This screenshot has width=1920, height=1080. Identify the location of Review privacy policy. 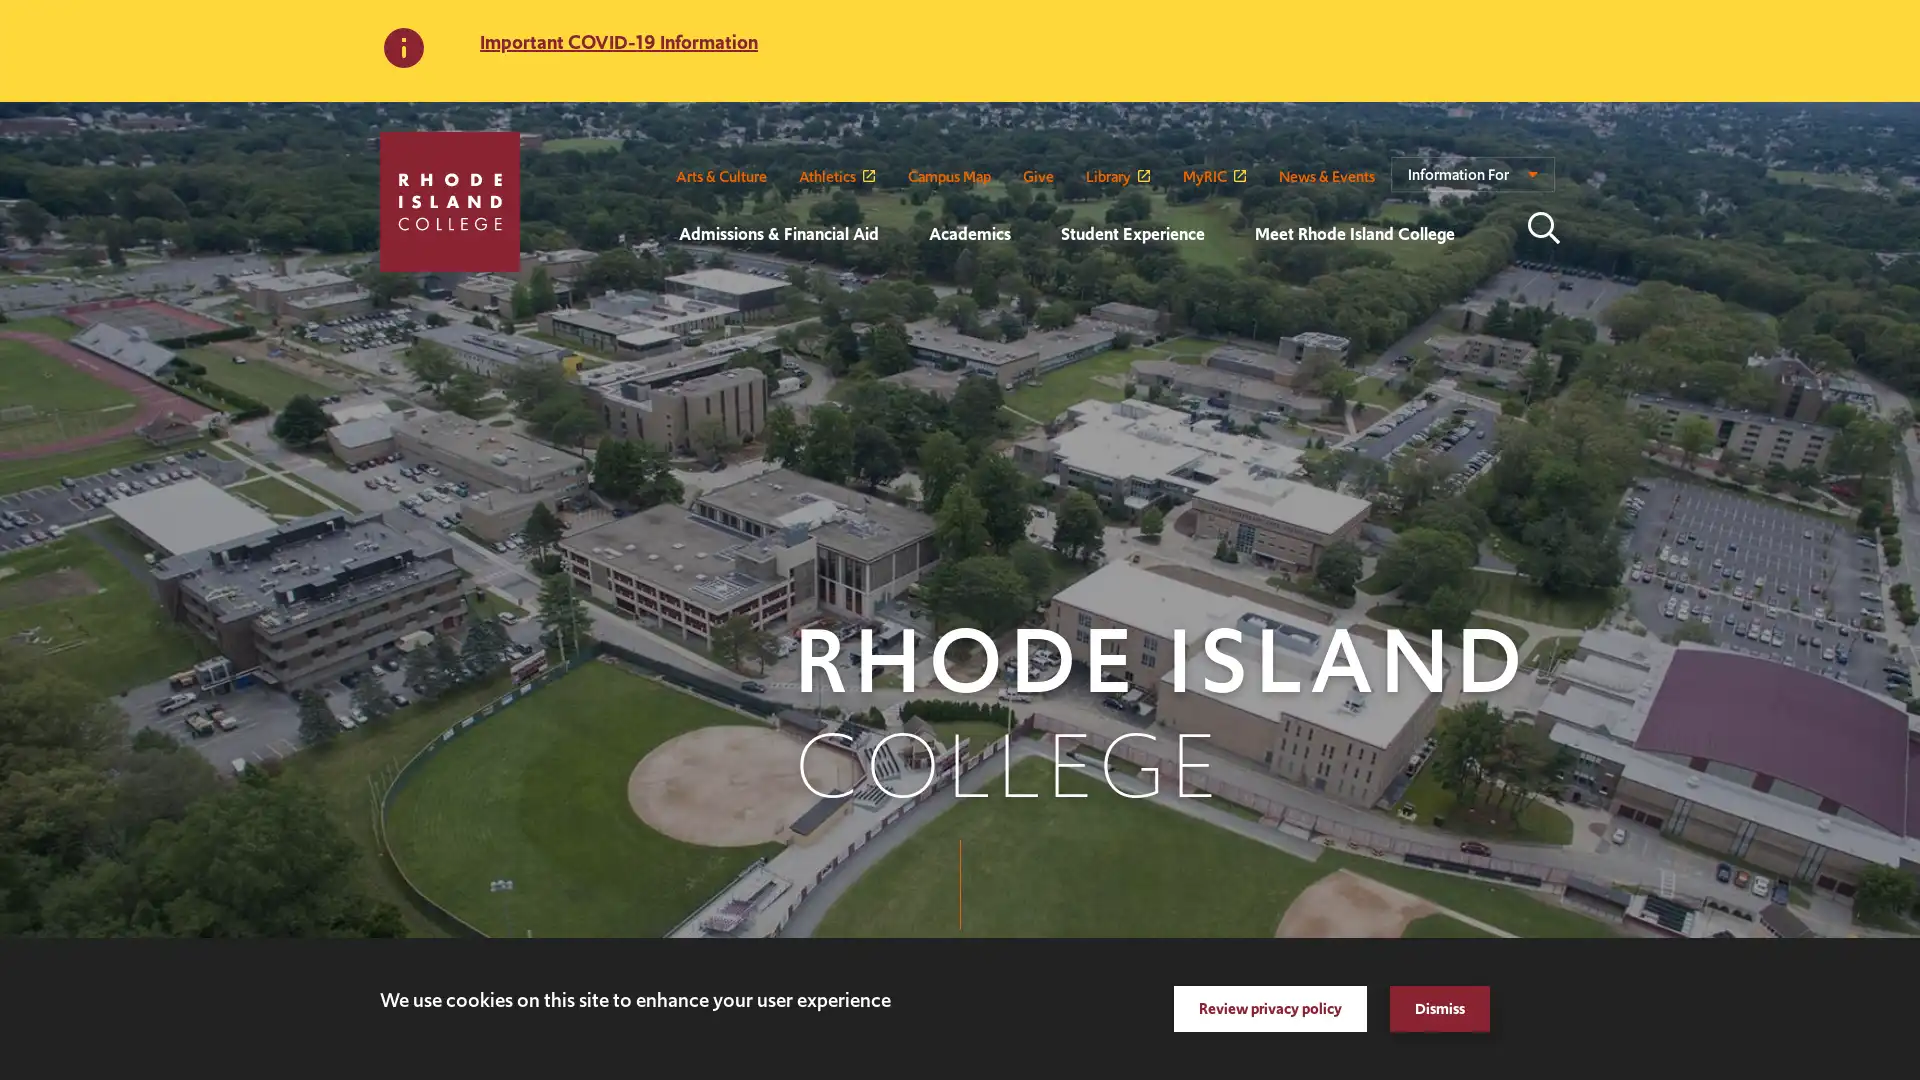
(1269, 1009).